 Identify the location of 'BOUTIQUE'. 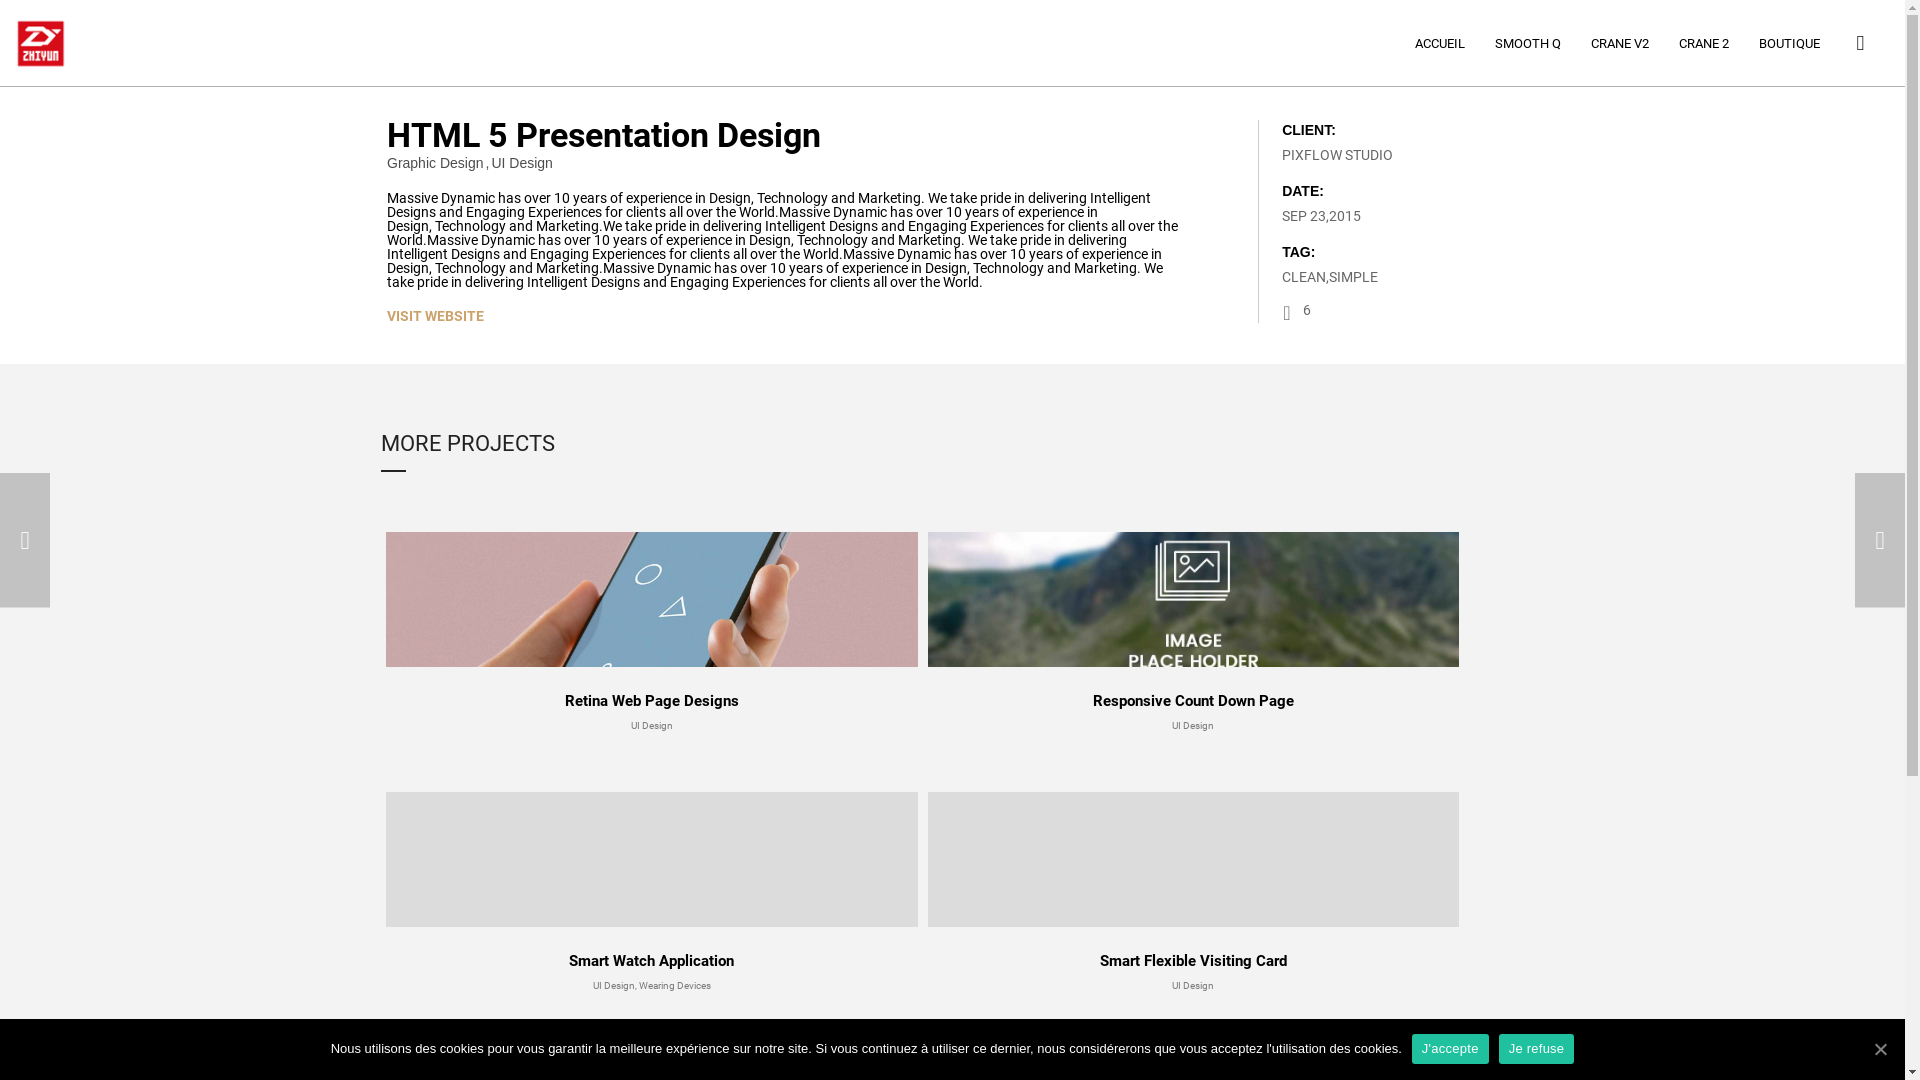
(1789, 43).